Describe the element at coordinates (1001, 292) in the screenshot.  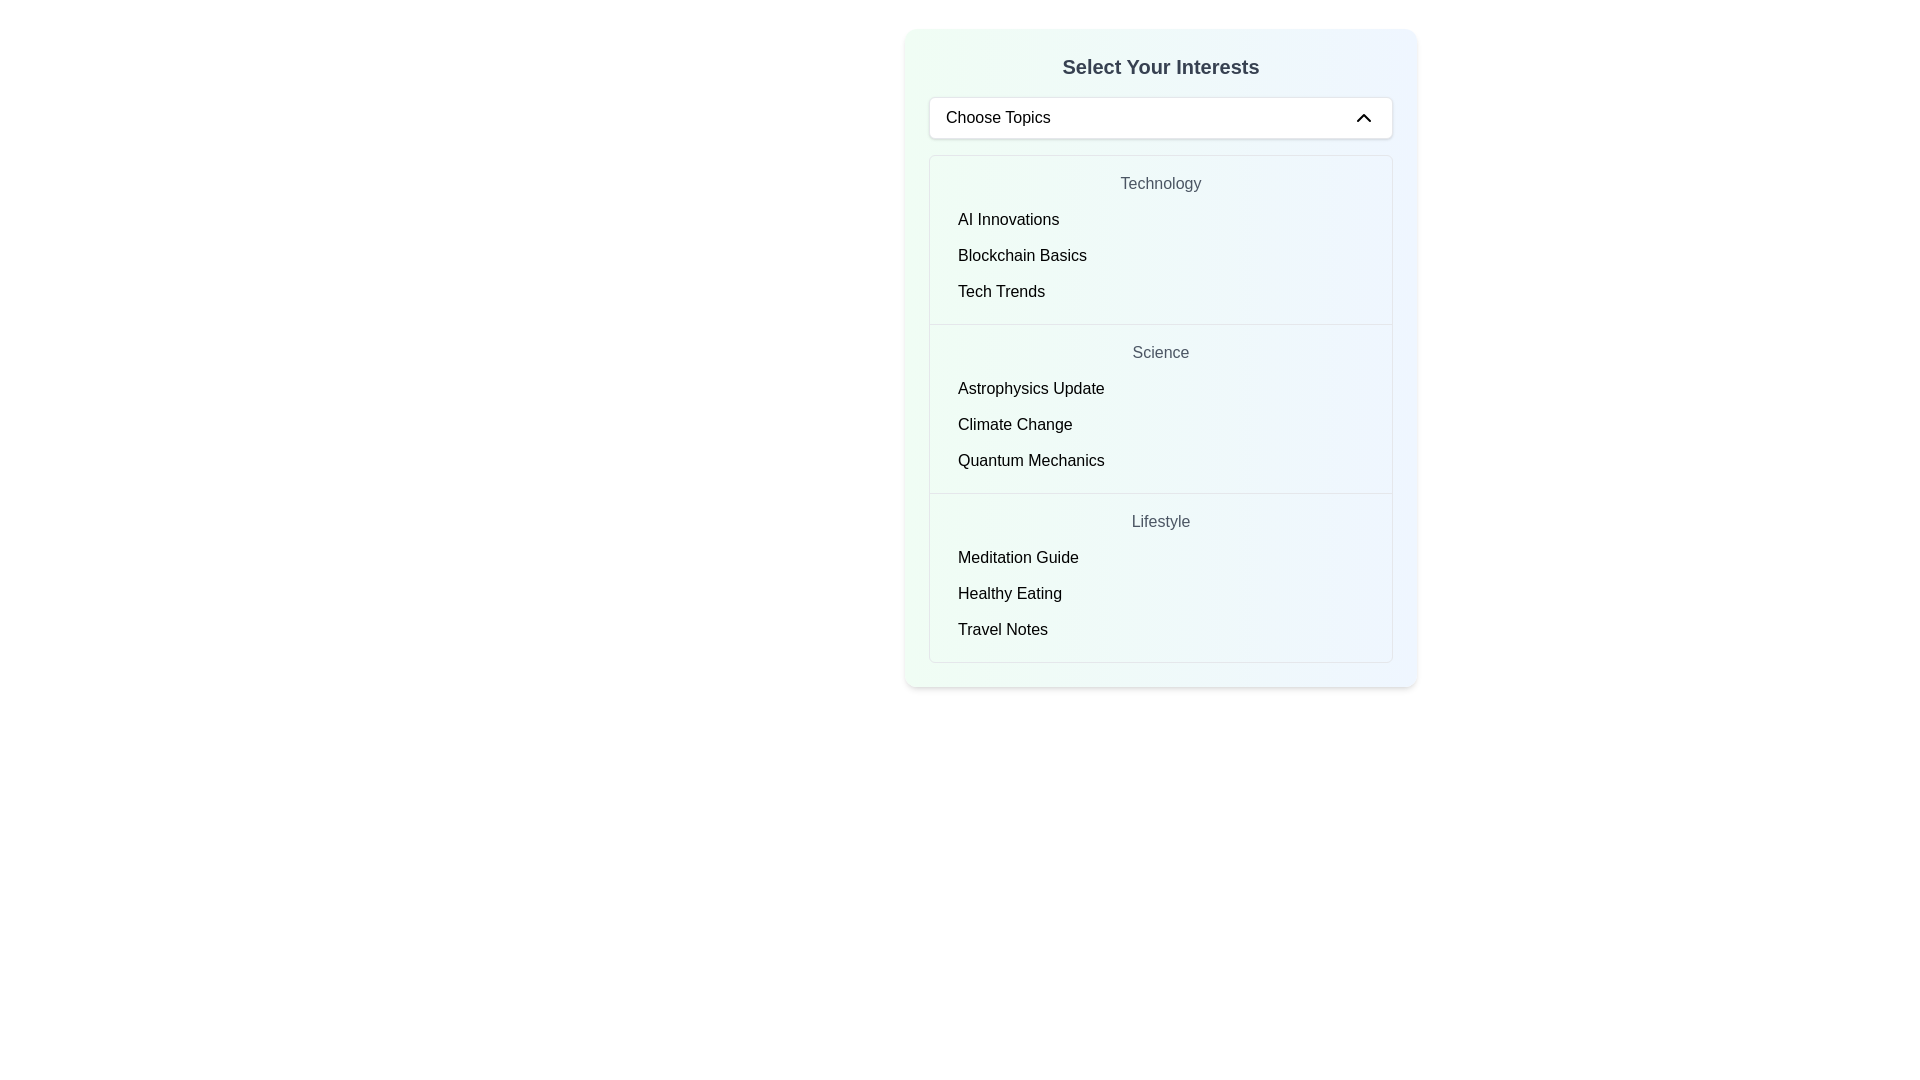
I see `the 'Tech Trends' text label, which is the third item in the 'Technology' category of the 'Select Your Interests' list` at that location.